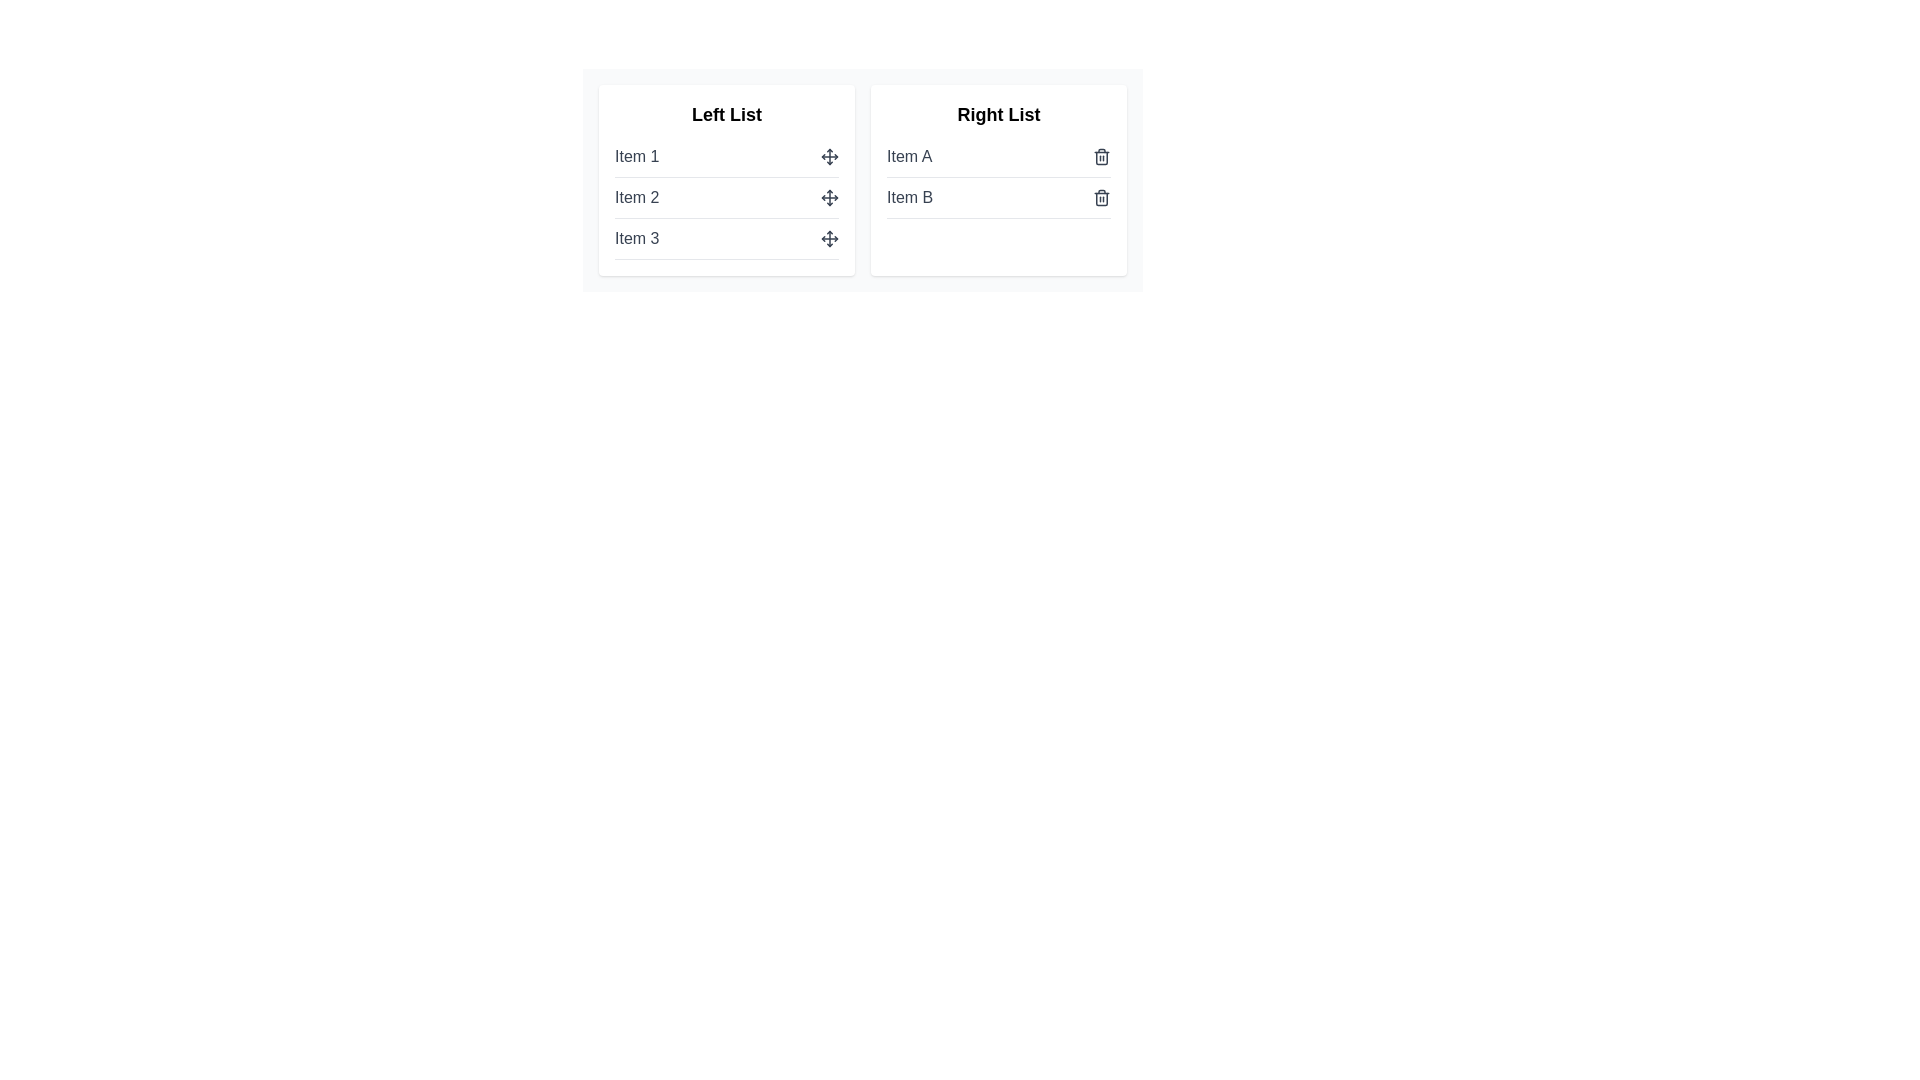  What do you see at coordinates (1101, 156) in the screenshot?
I see `delete icon next to Item A in the Right List` at bounding box center [1101, 156].